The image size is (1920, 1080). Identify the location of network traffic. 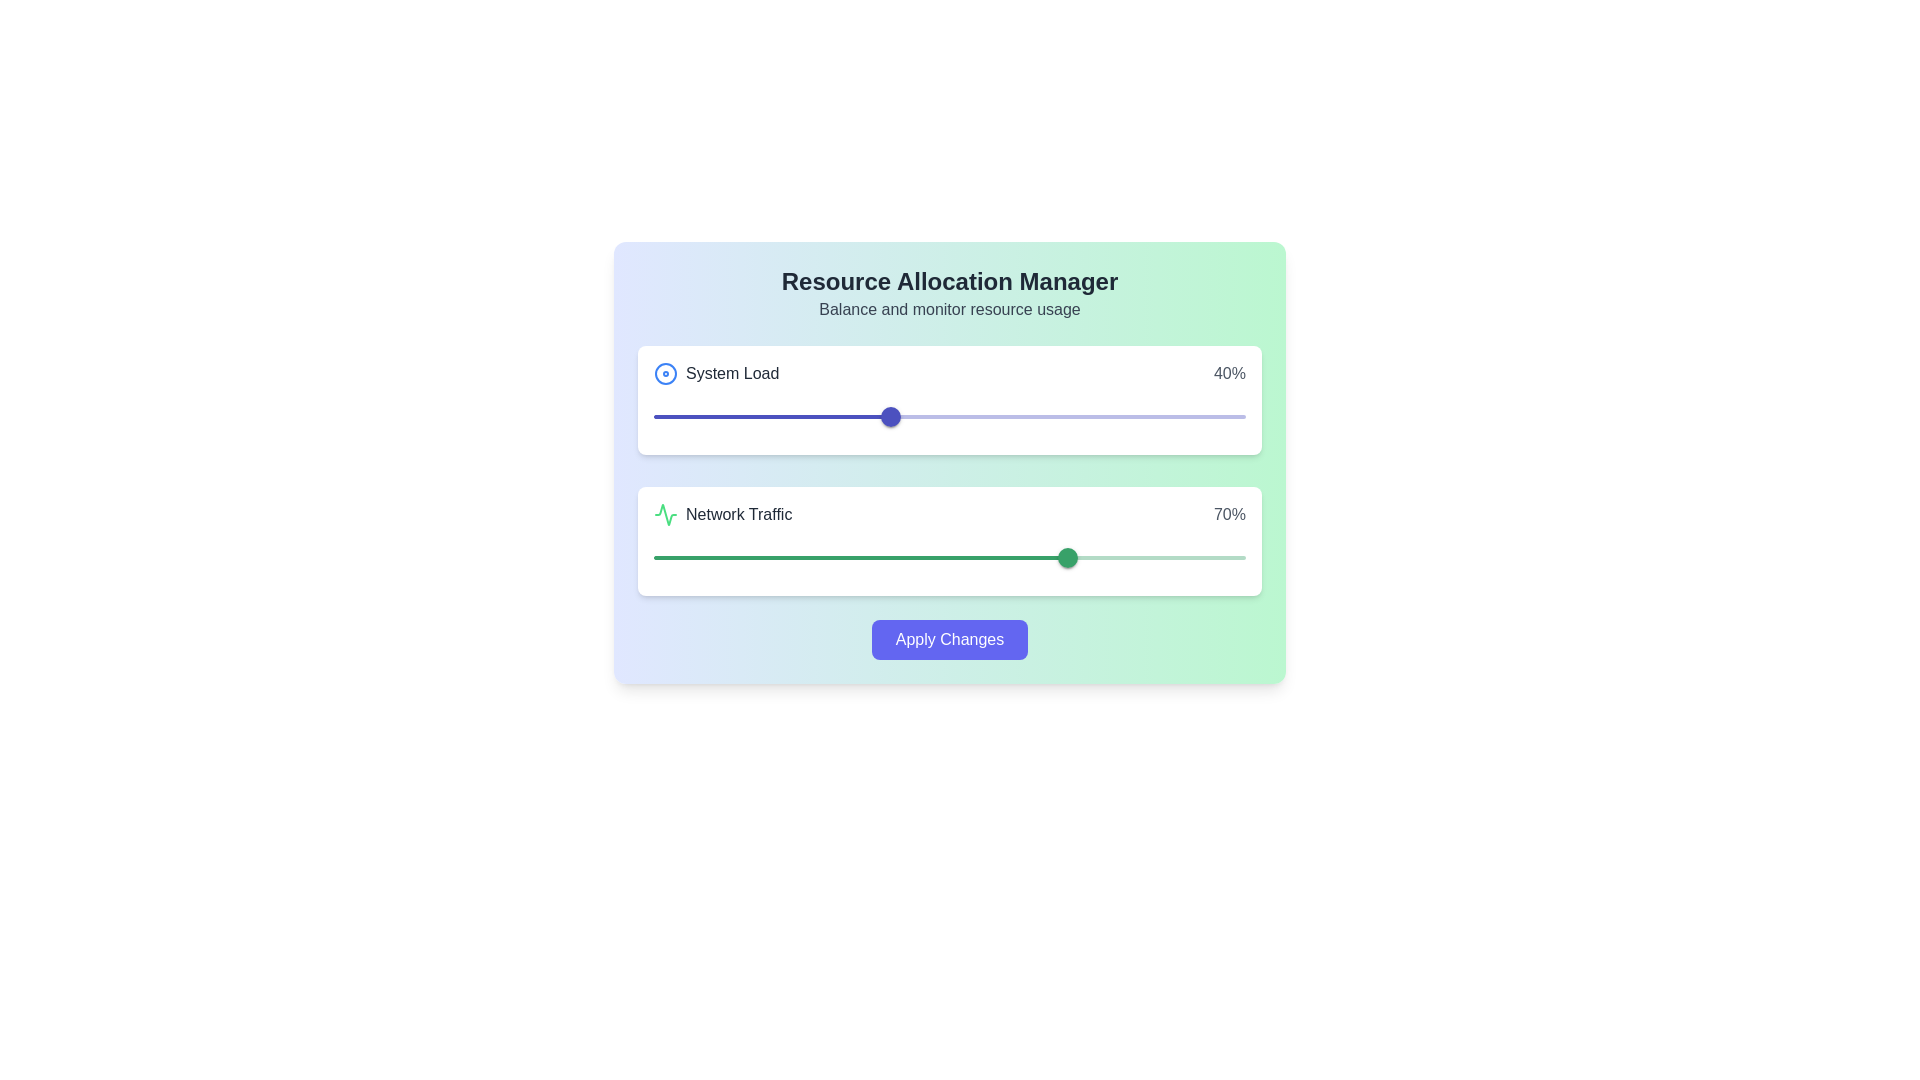
(1221, 558).